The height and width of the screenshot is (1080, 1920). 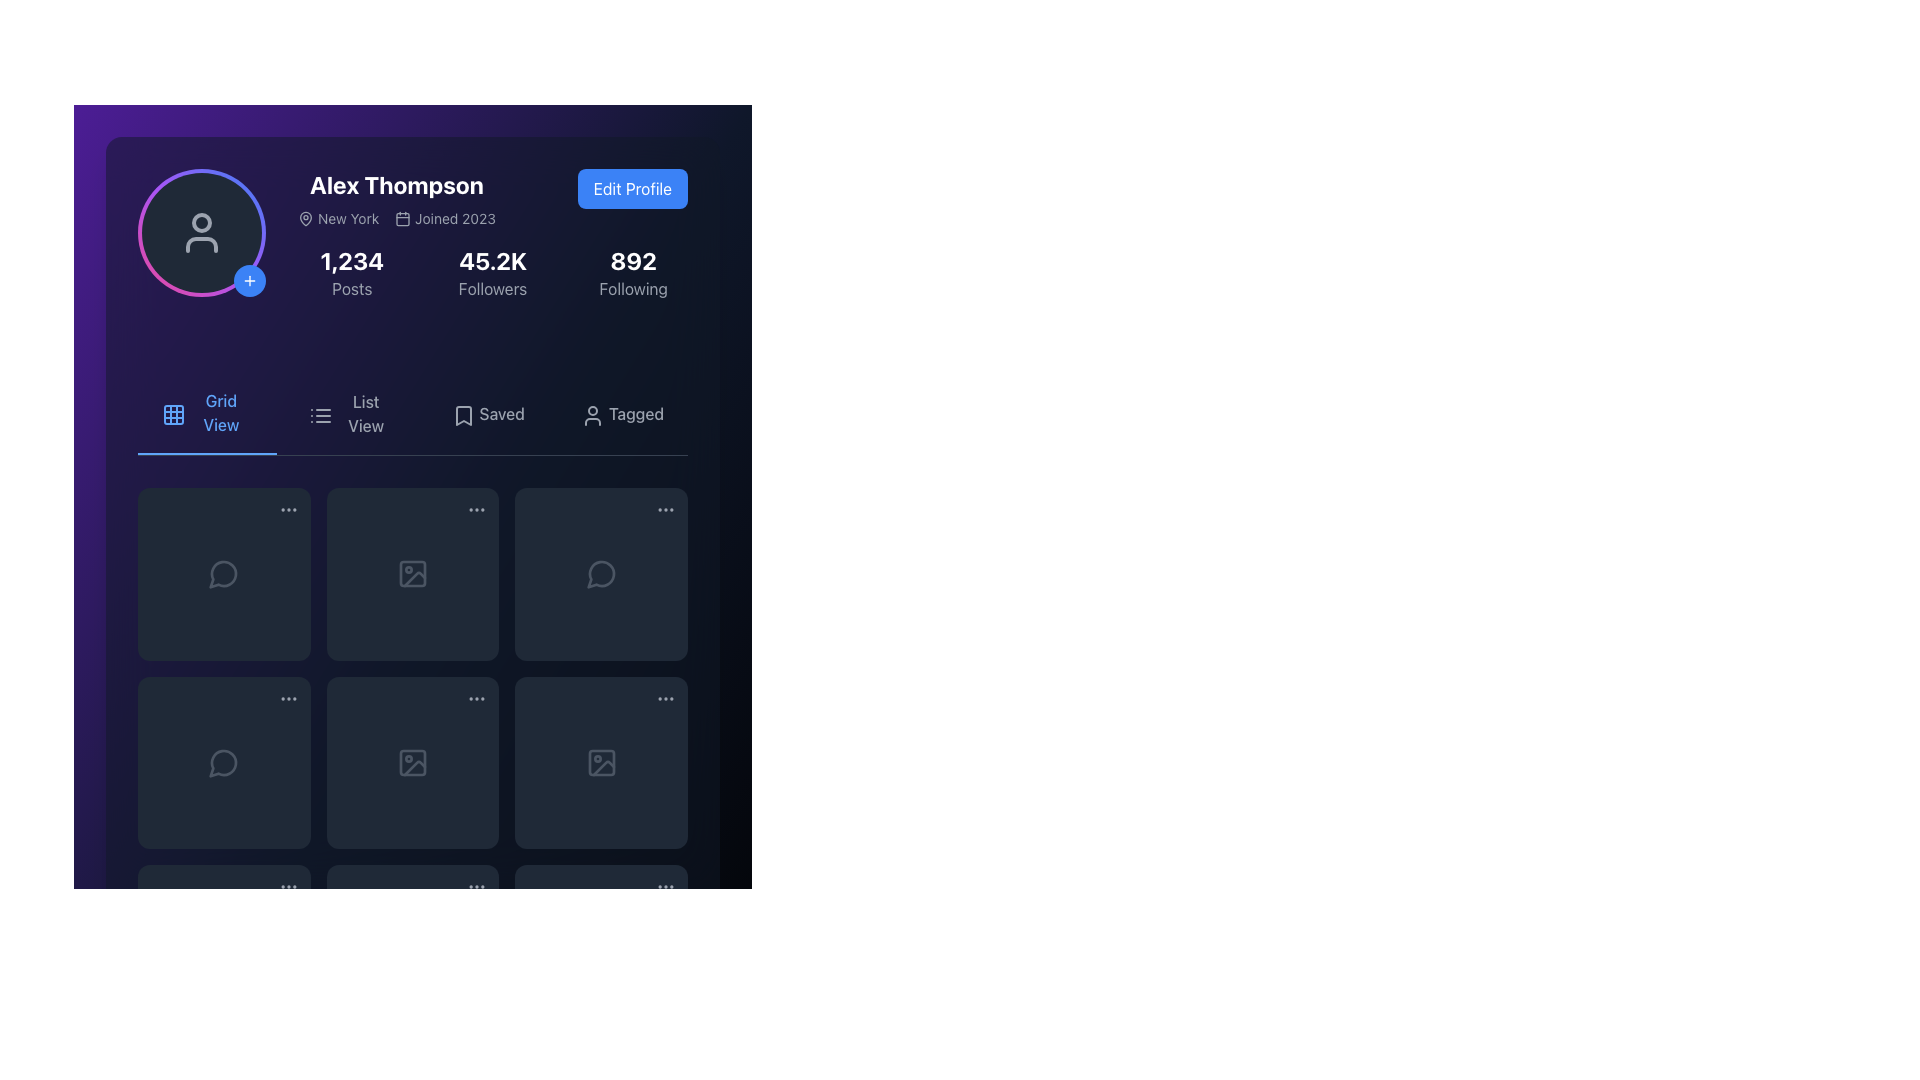 I want to click on the static text display that shows the number of posts created by the user, which is centrally positioned in the profile section of the interface, so click(x=352, y=260).